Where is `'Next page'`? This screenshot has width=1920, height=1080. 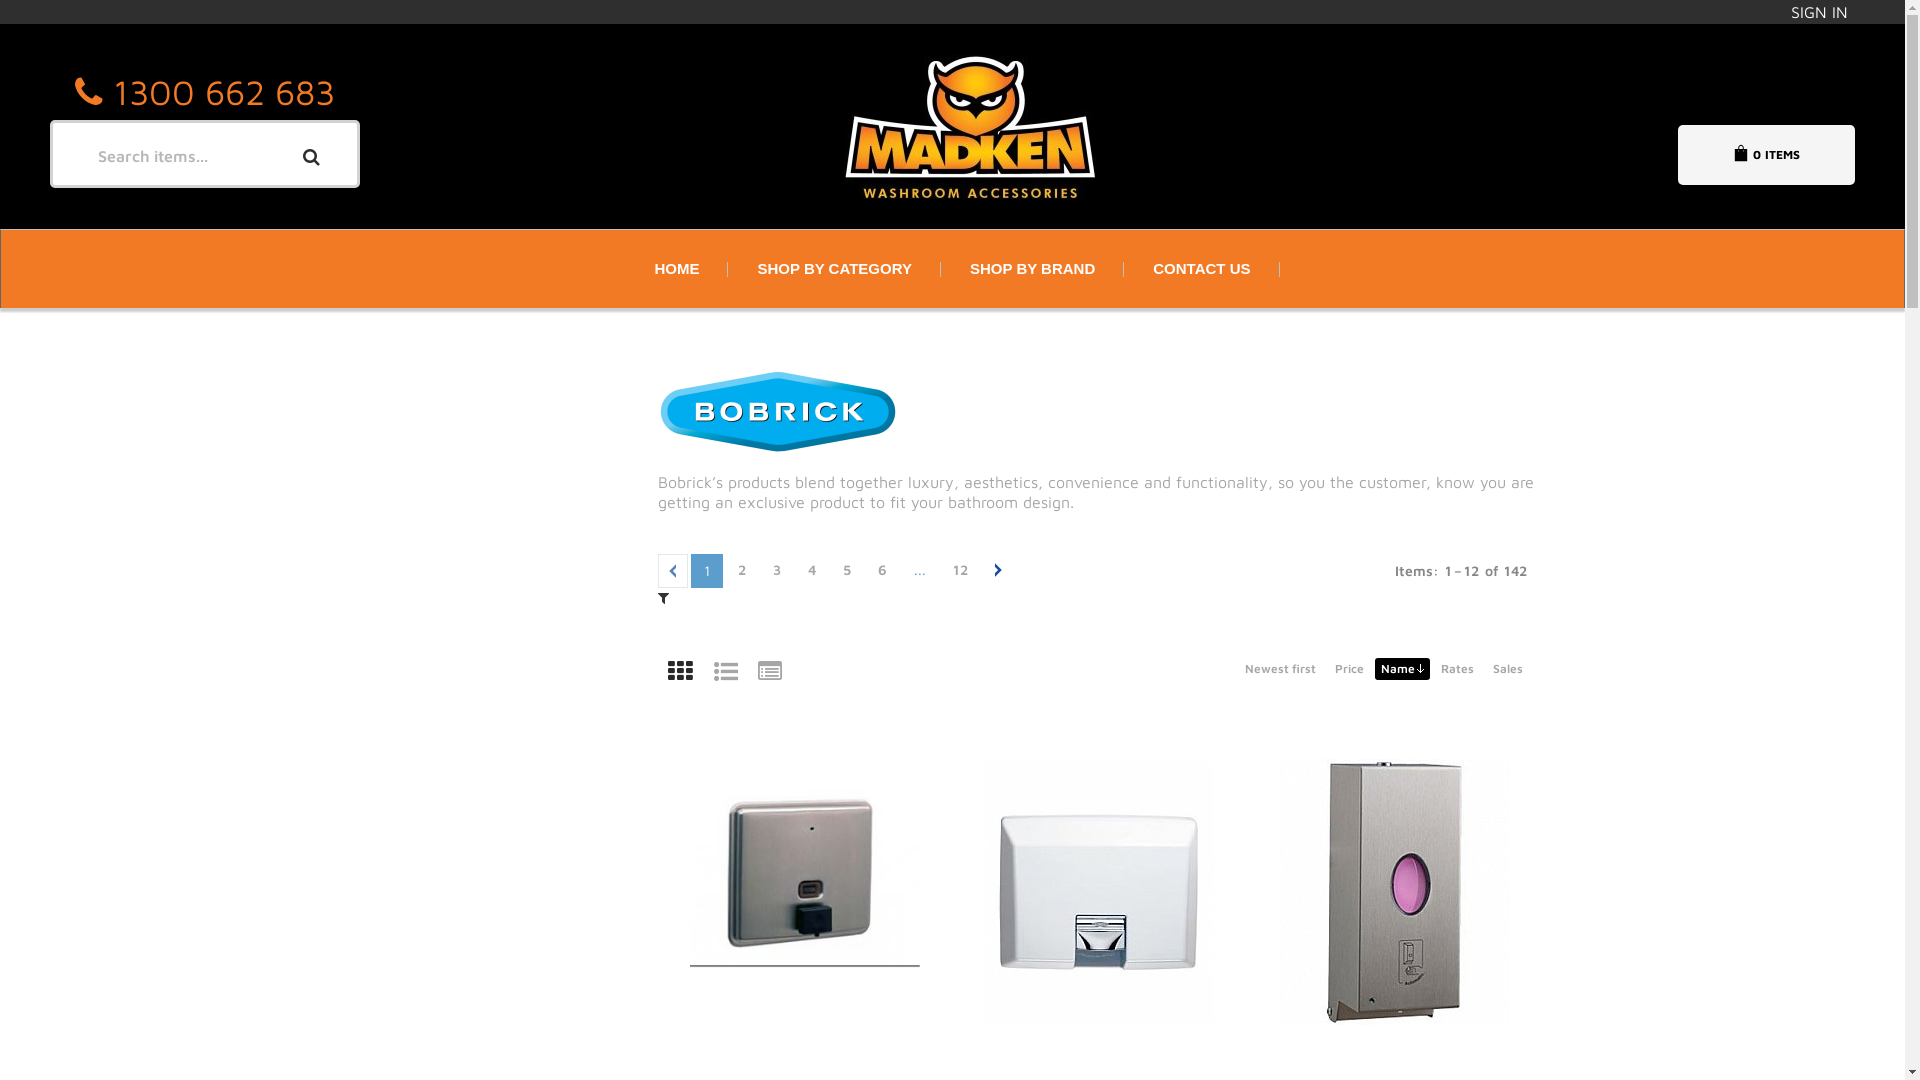
'Next page' is located at coordinates (996, 570).